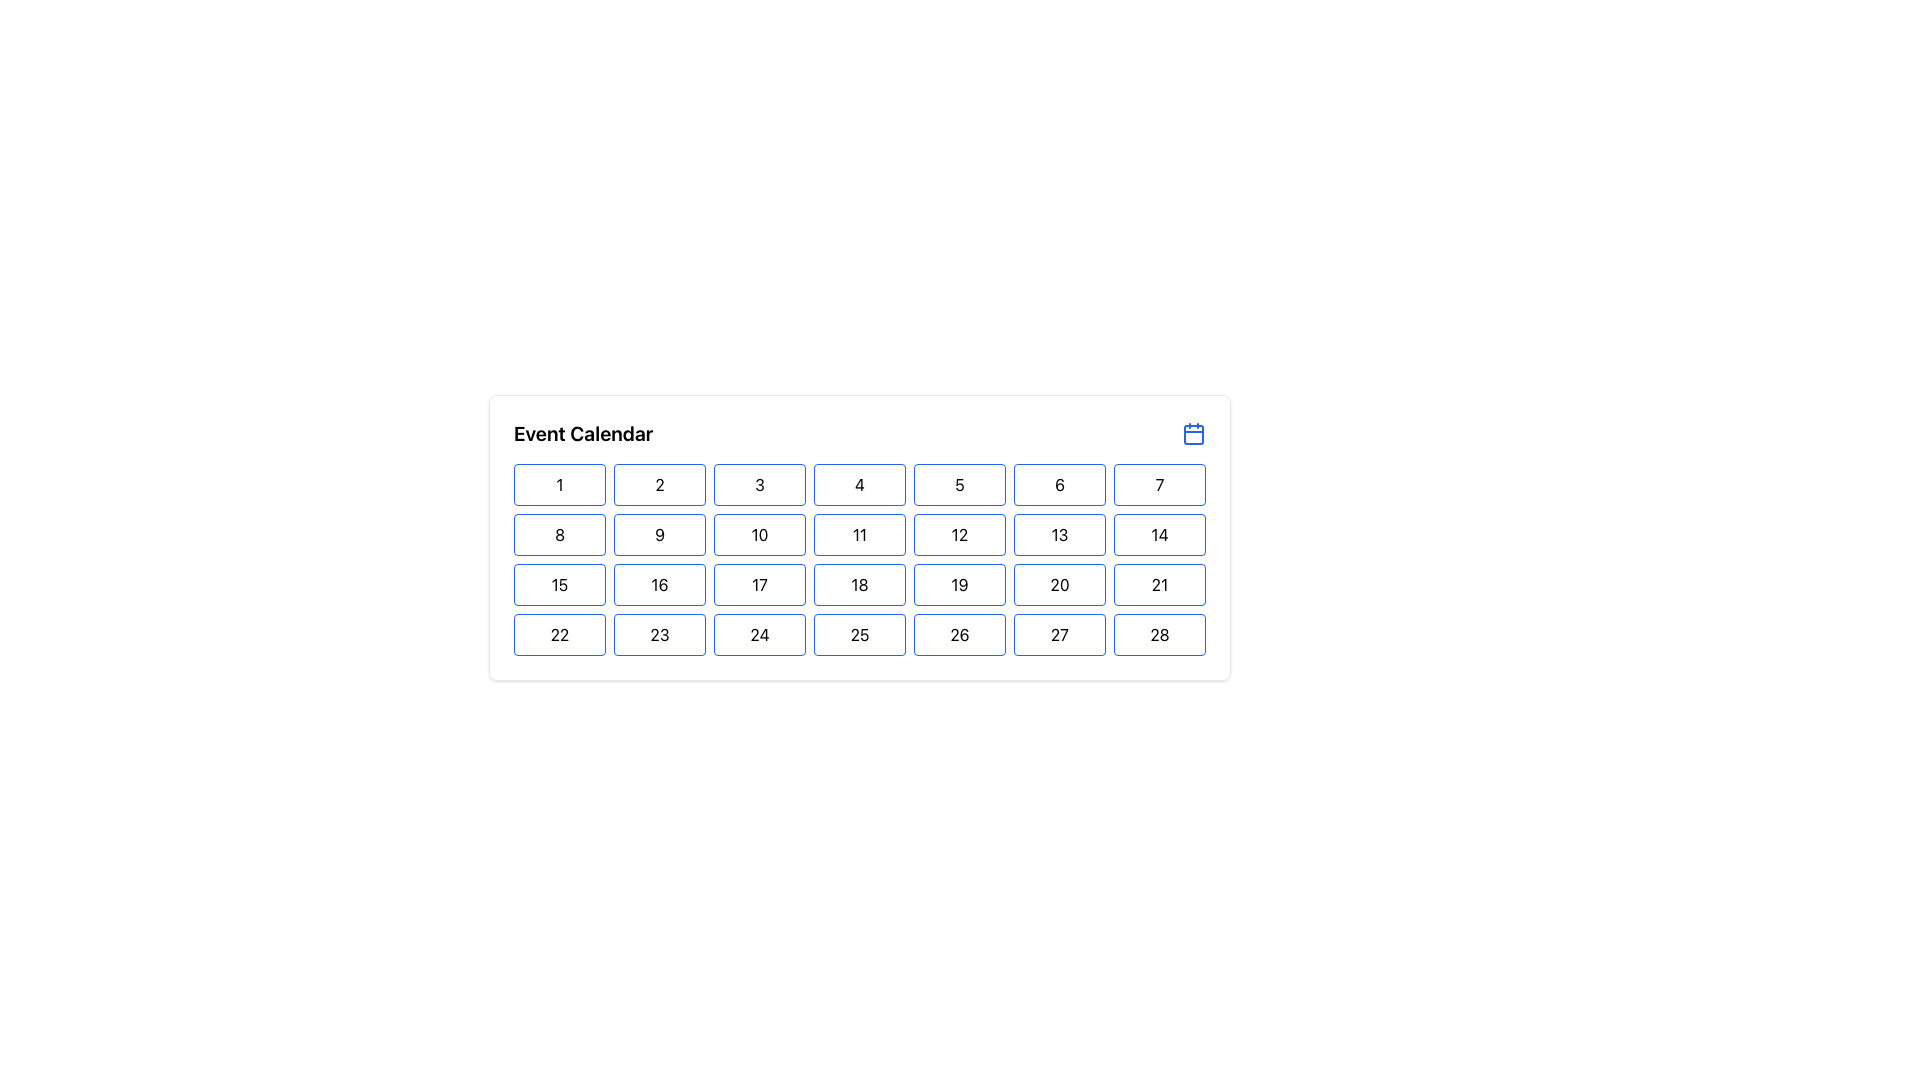 The height and width of the screenshot is (1080, 1920). Describe the element at coordinates (859, 536) in the screenshot. I see `the interactive day cells of the 'Event Calendar'` at that location.